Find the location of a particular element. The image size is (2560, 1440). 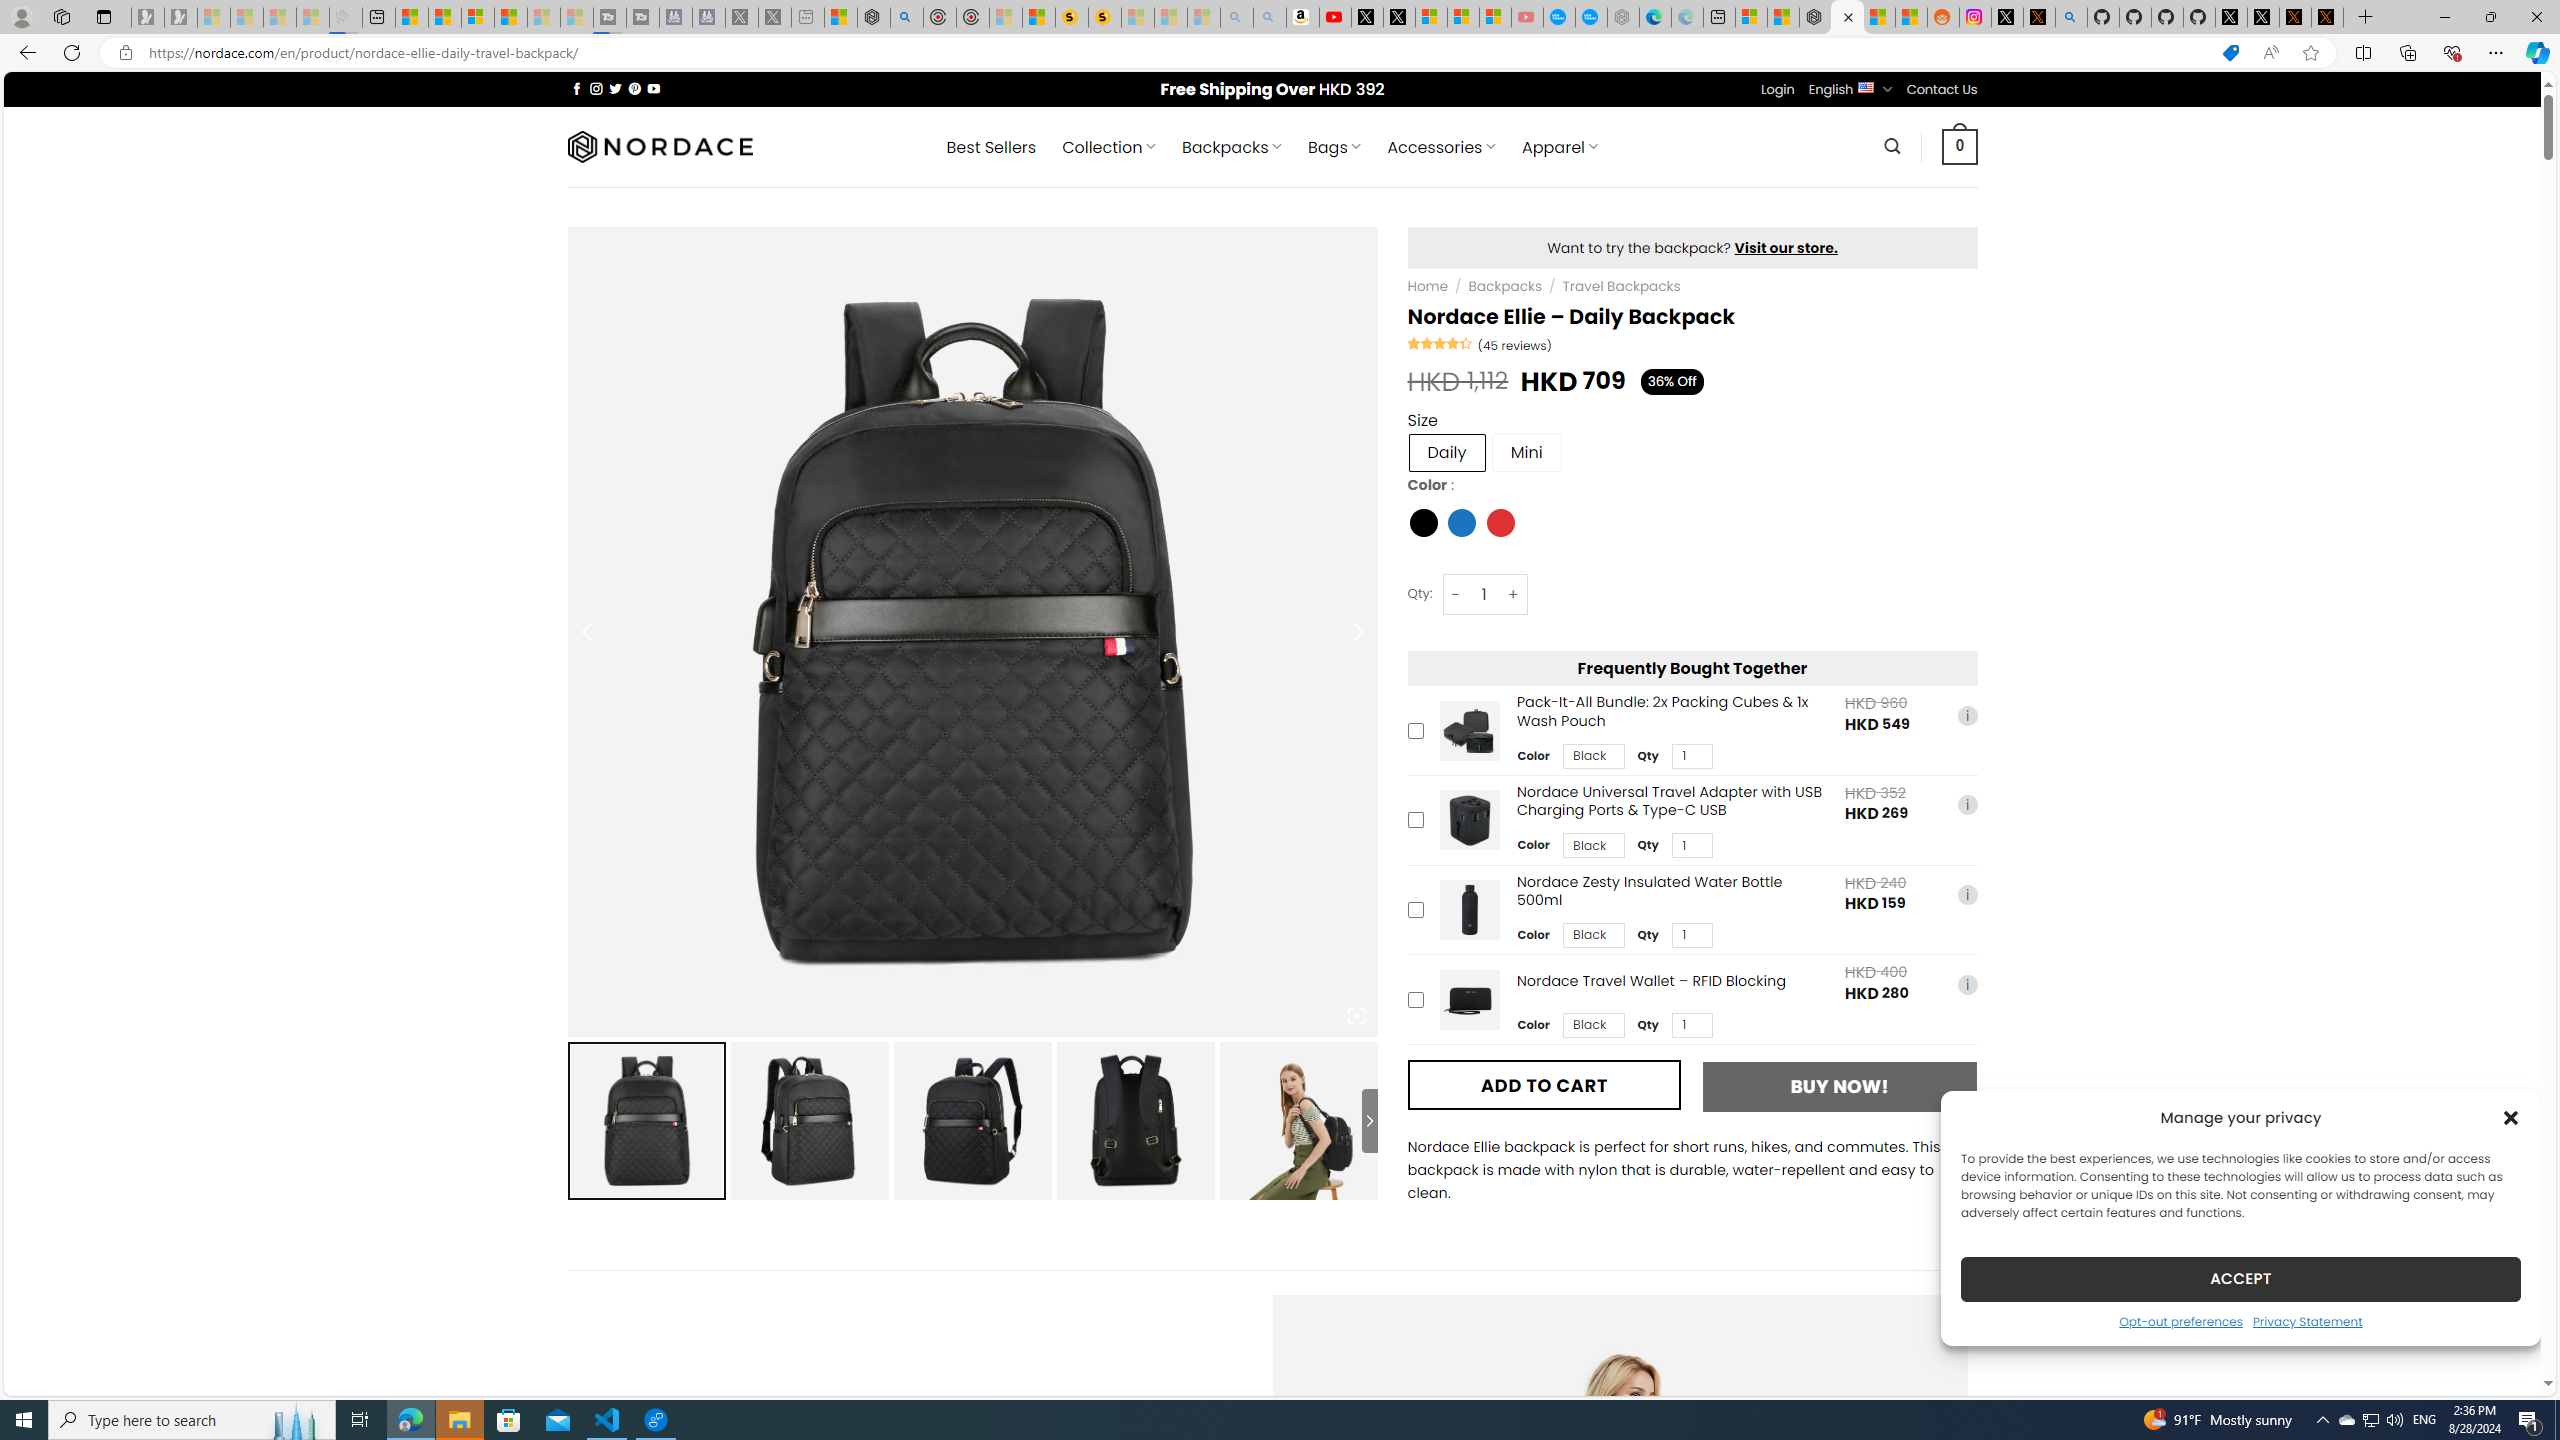

'Home' is located at coordinates (1427, 286).